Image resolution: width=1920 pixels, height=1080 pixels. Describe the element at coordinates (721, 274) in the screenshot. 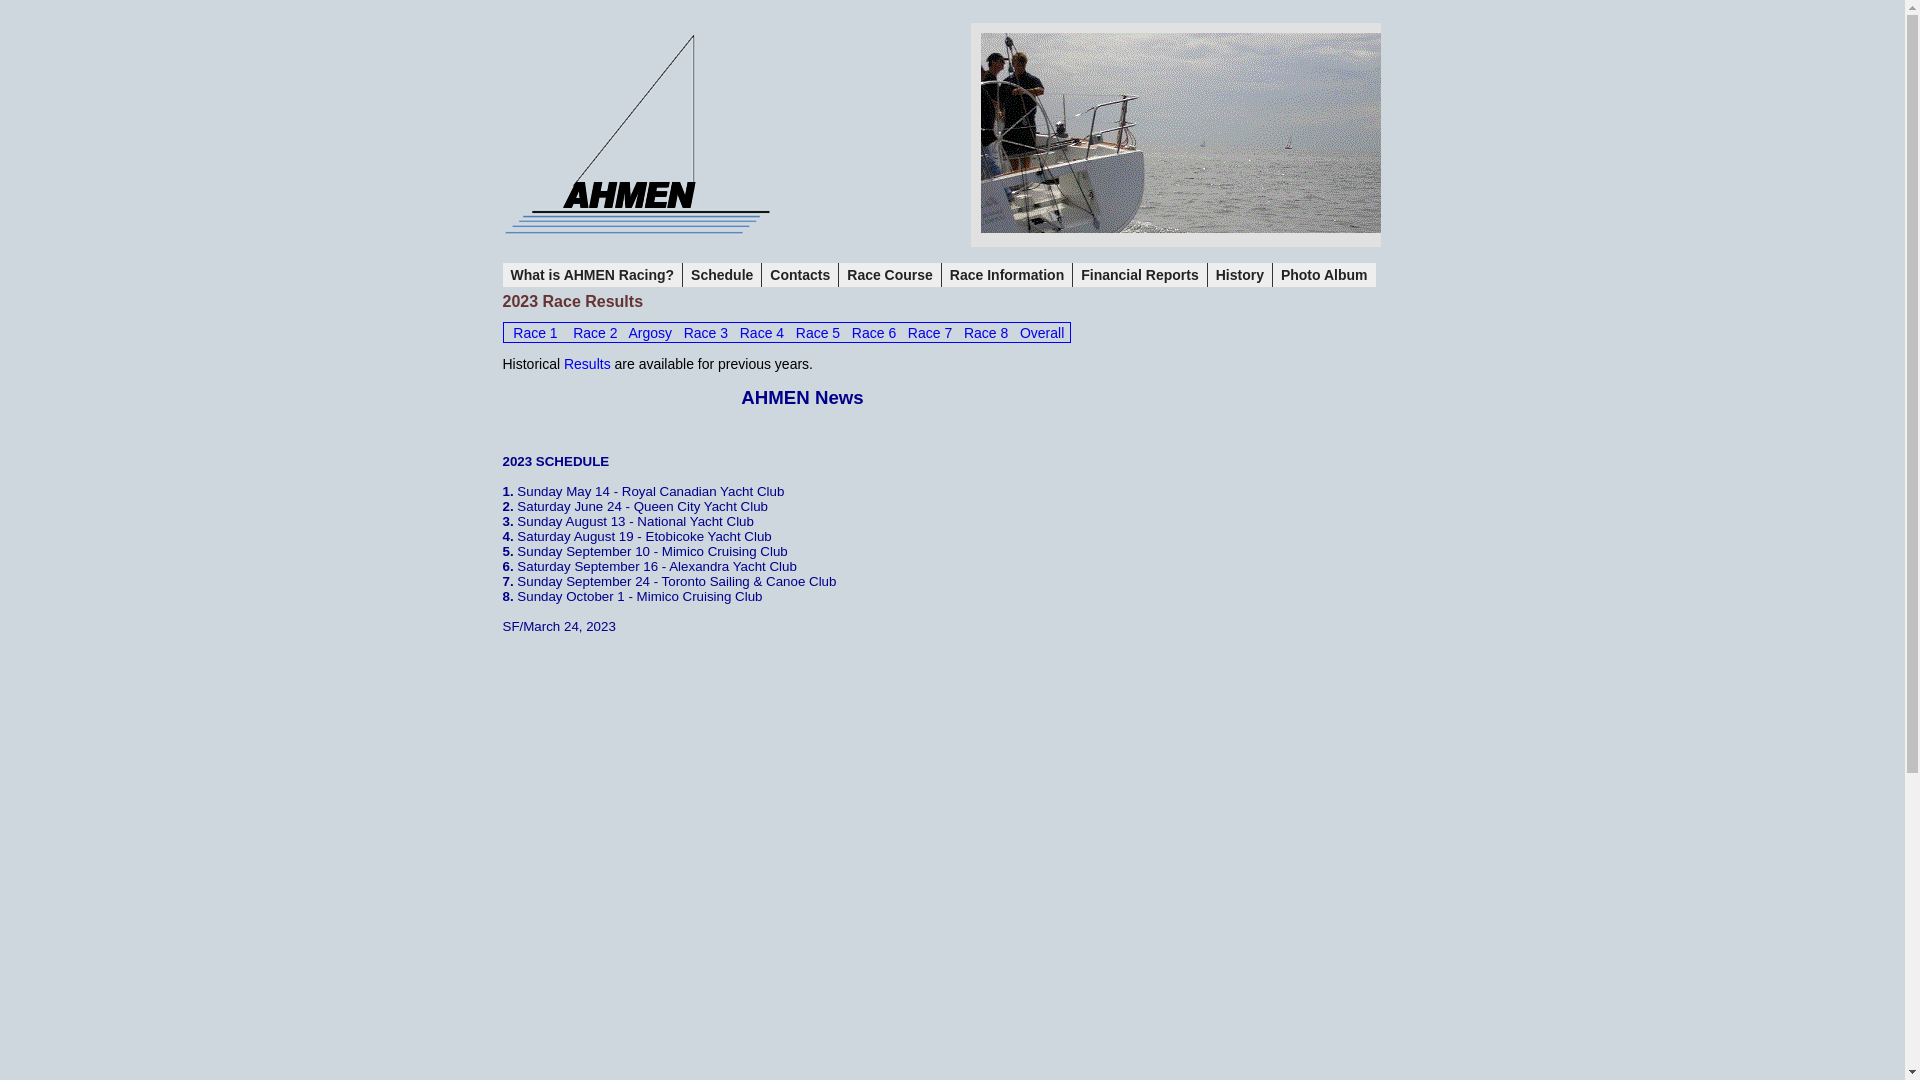

I see `'Schedule'` at that location.